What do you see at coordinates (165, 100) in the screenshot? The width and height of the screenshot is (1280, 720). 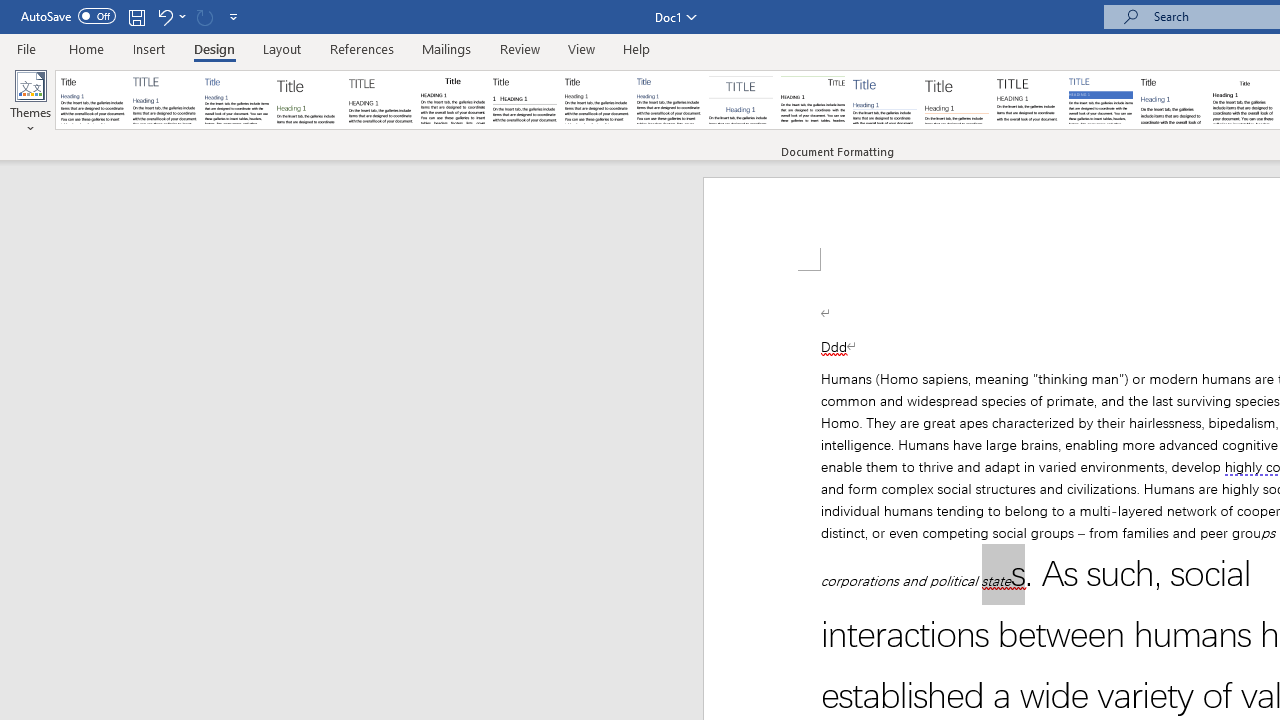 I see `'Basic (Elegant)'` at bounding box center [165, 100].